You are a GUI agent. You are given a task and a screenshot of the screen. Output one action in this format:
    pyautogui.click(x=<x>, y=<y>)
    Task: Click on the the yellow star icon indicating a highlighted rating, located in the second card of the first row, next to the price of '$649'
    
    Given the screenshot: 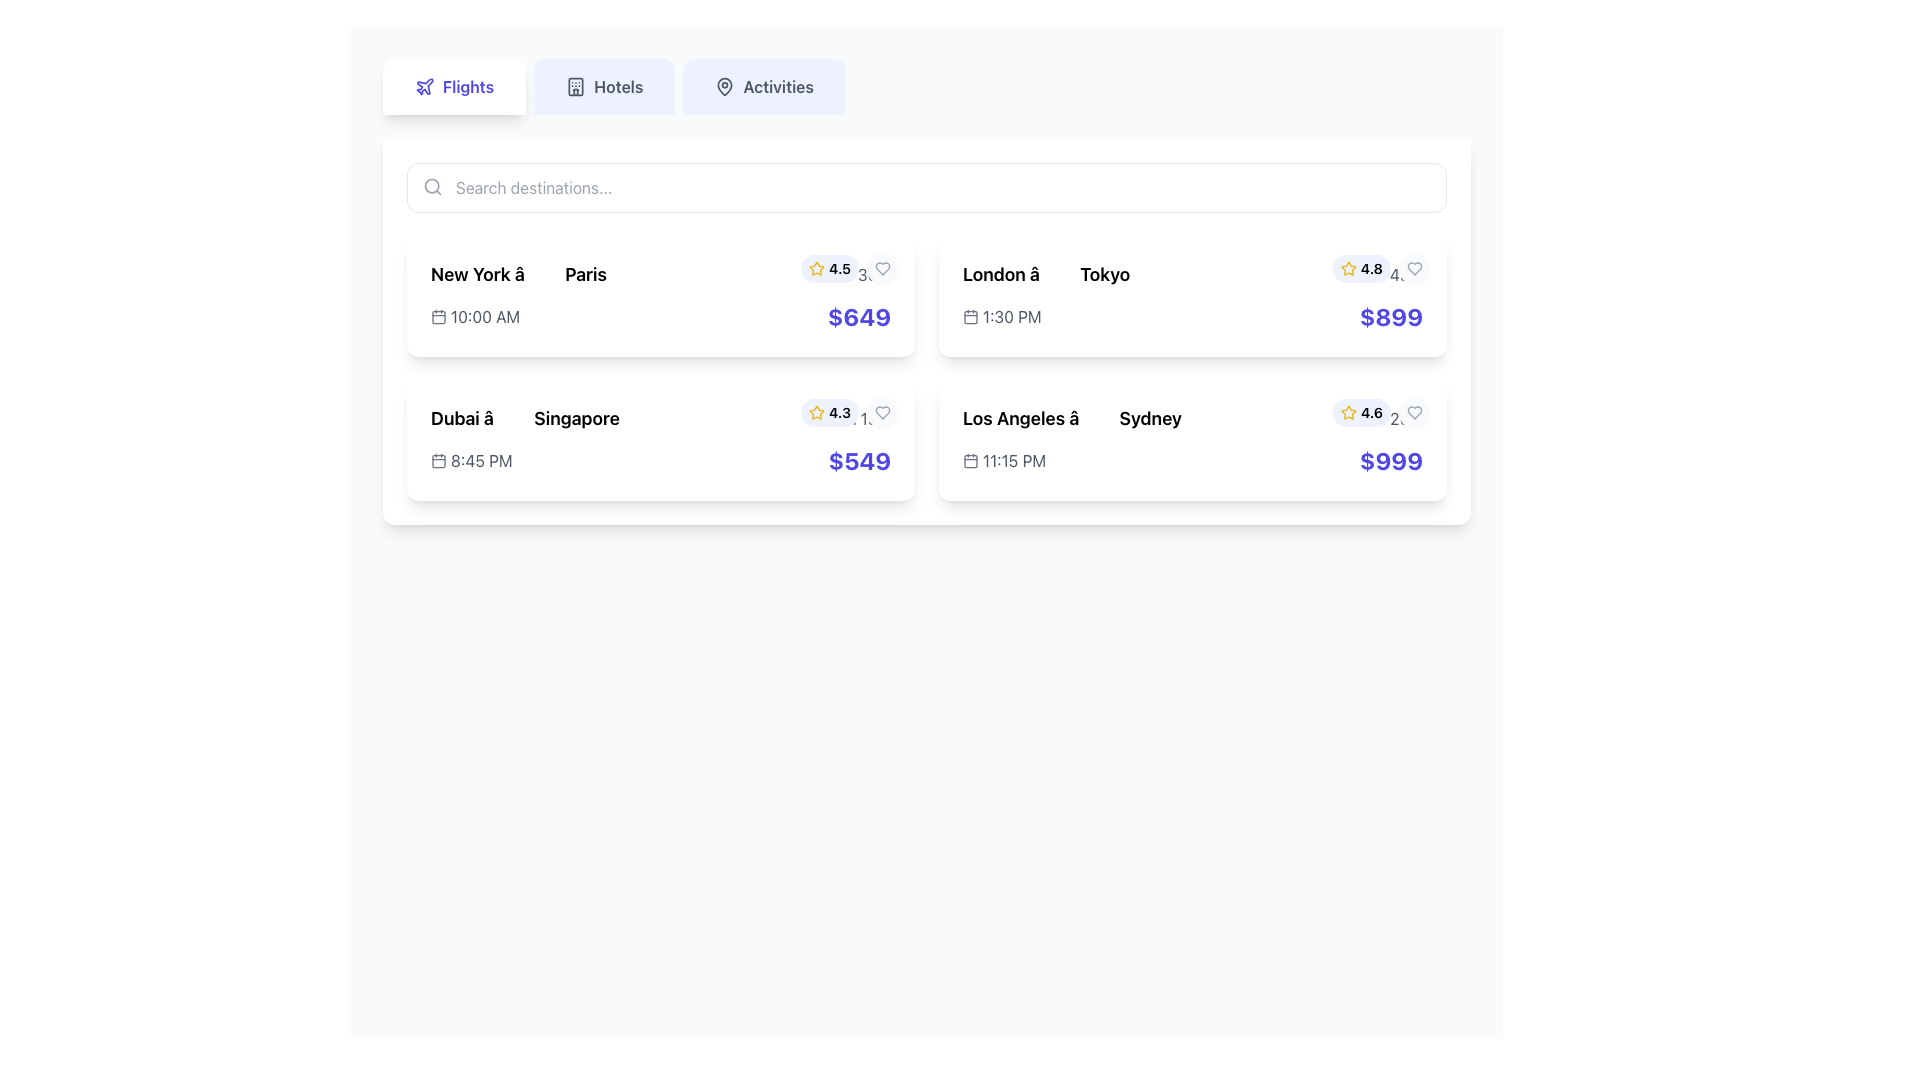 What is the action you would take?
    pyautogui.click(x=816, y=411)
    